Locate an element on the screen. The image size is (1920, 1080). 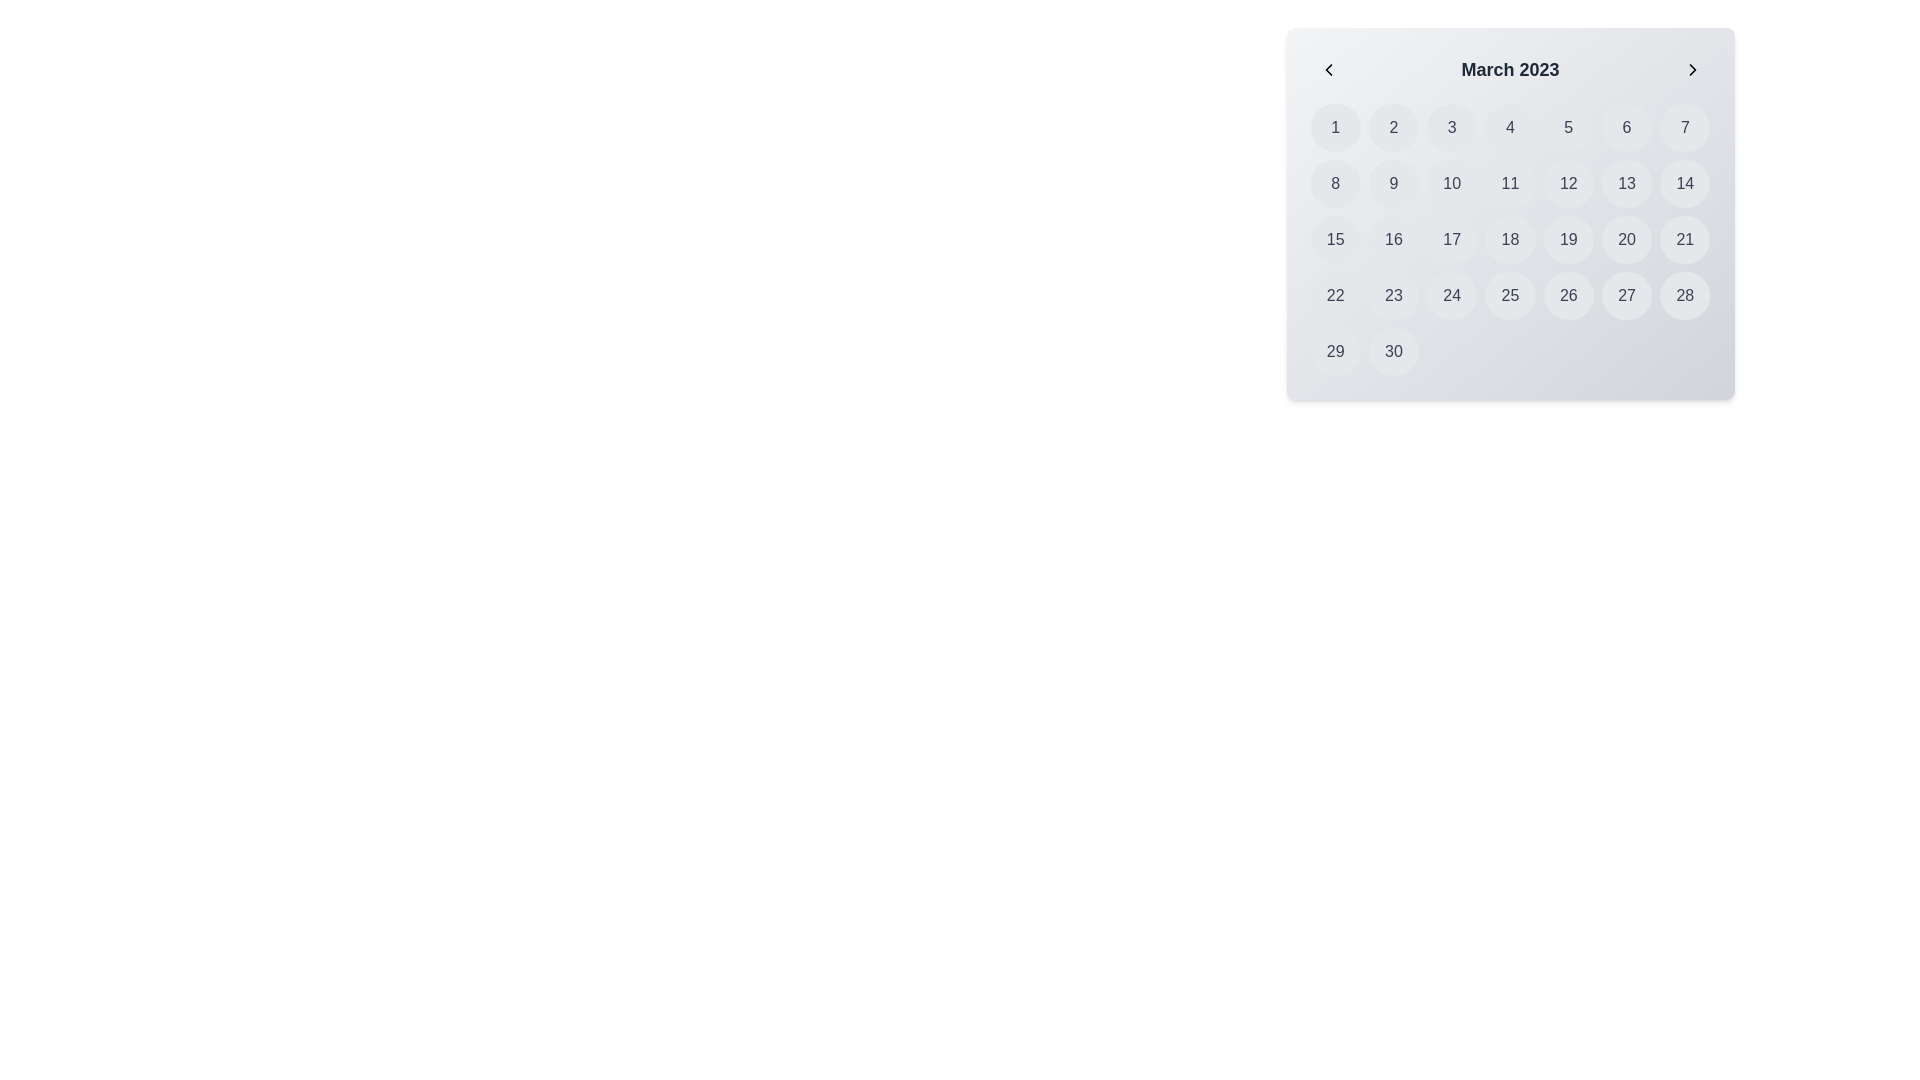
the Text Label that displays the current month and year in the calendar interface, positioned centrally at the top bar between navigation arrows is located at coordinates (1510, 68).